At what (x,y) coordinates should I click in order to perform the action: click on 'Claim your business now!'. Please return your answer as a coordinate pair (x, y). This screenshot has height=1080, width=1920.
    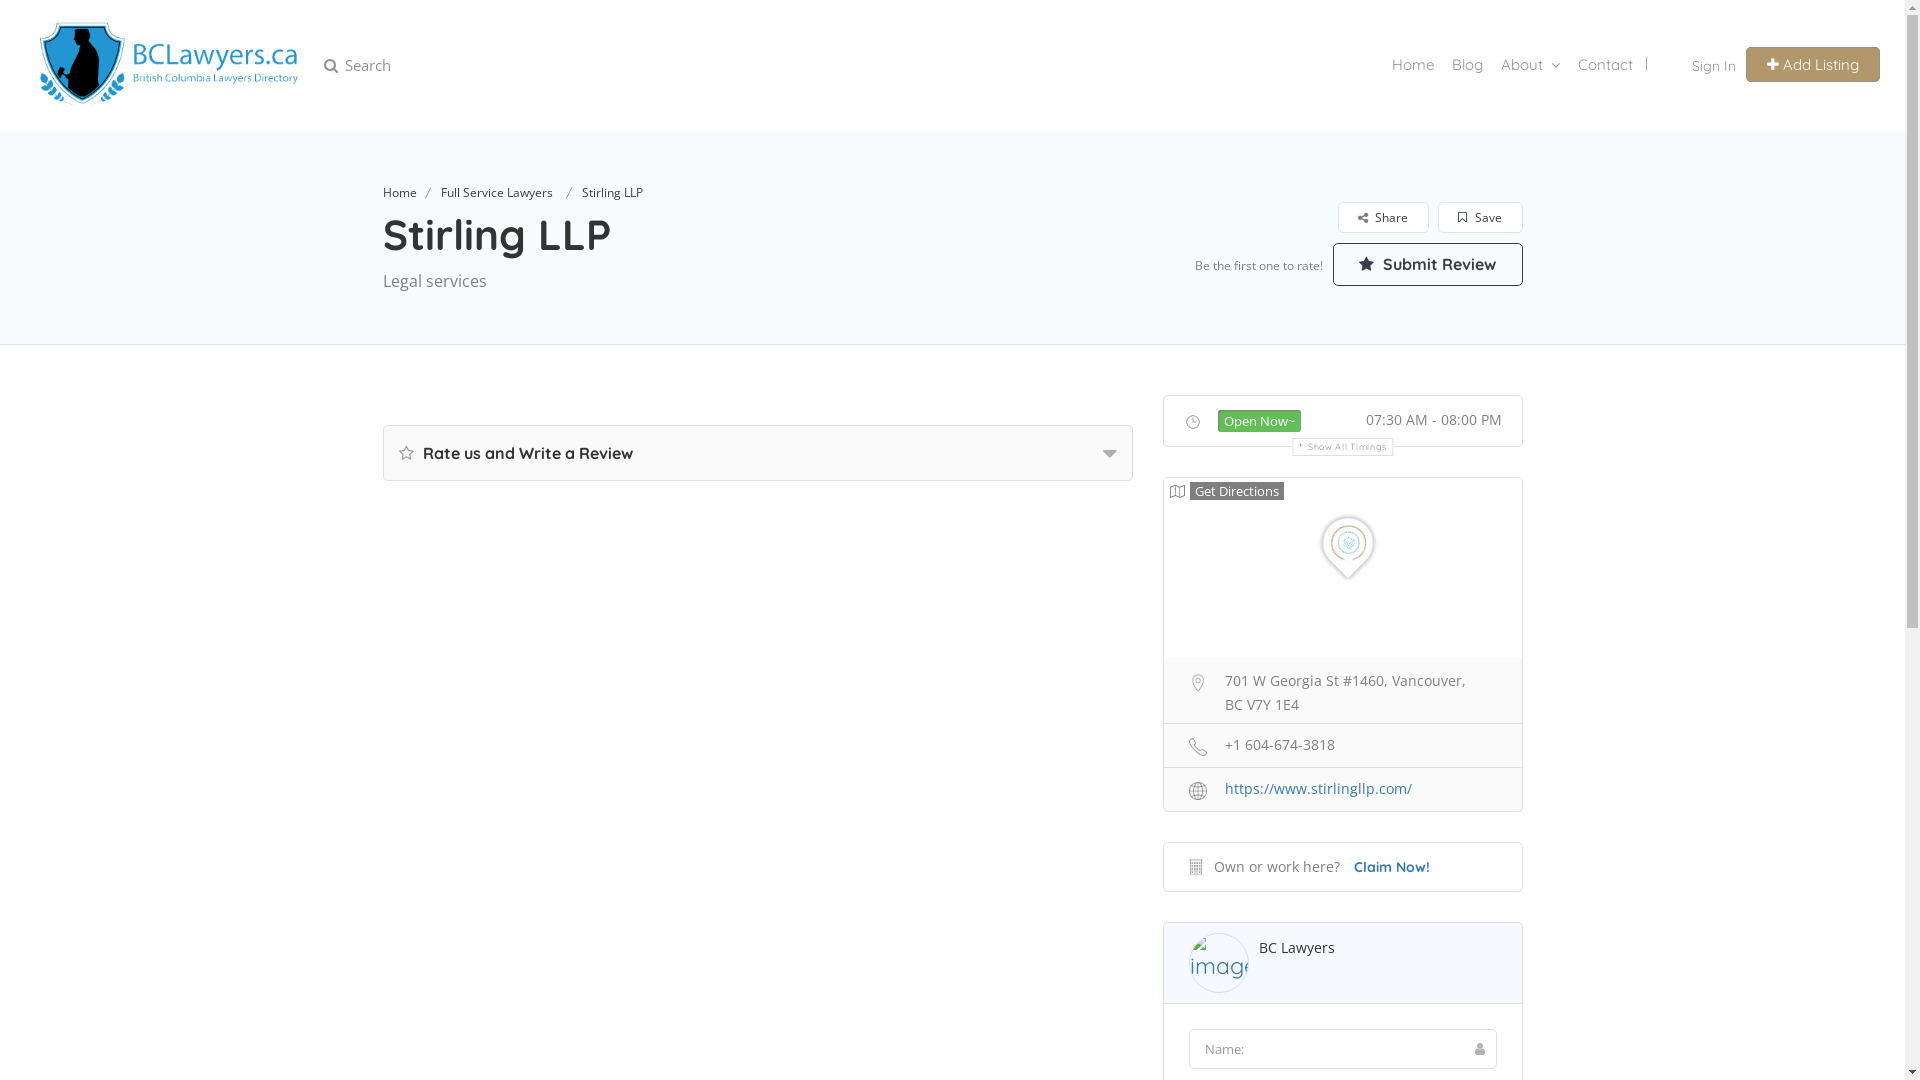
    Looking at the image, I should click on (769, 751).